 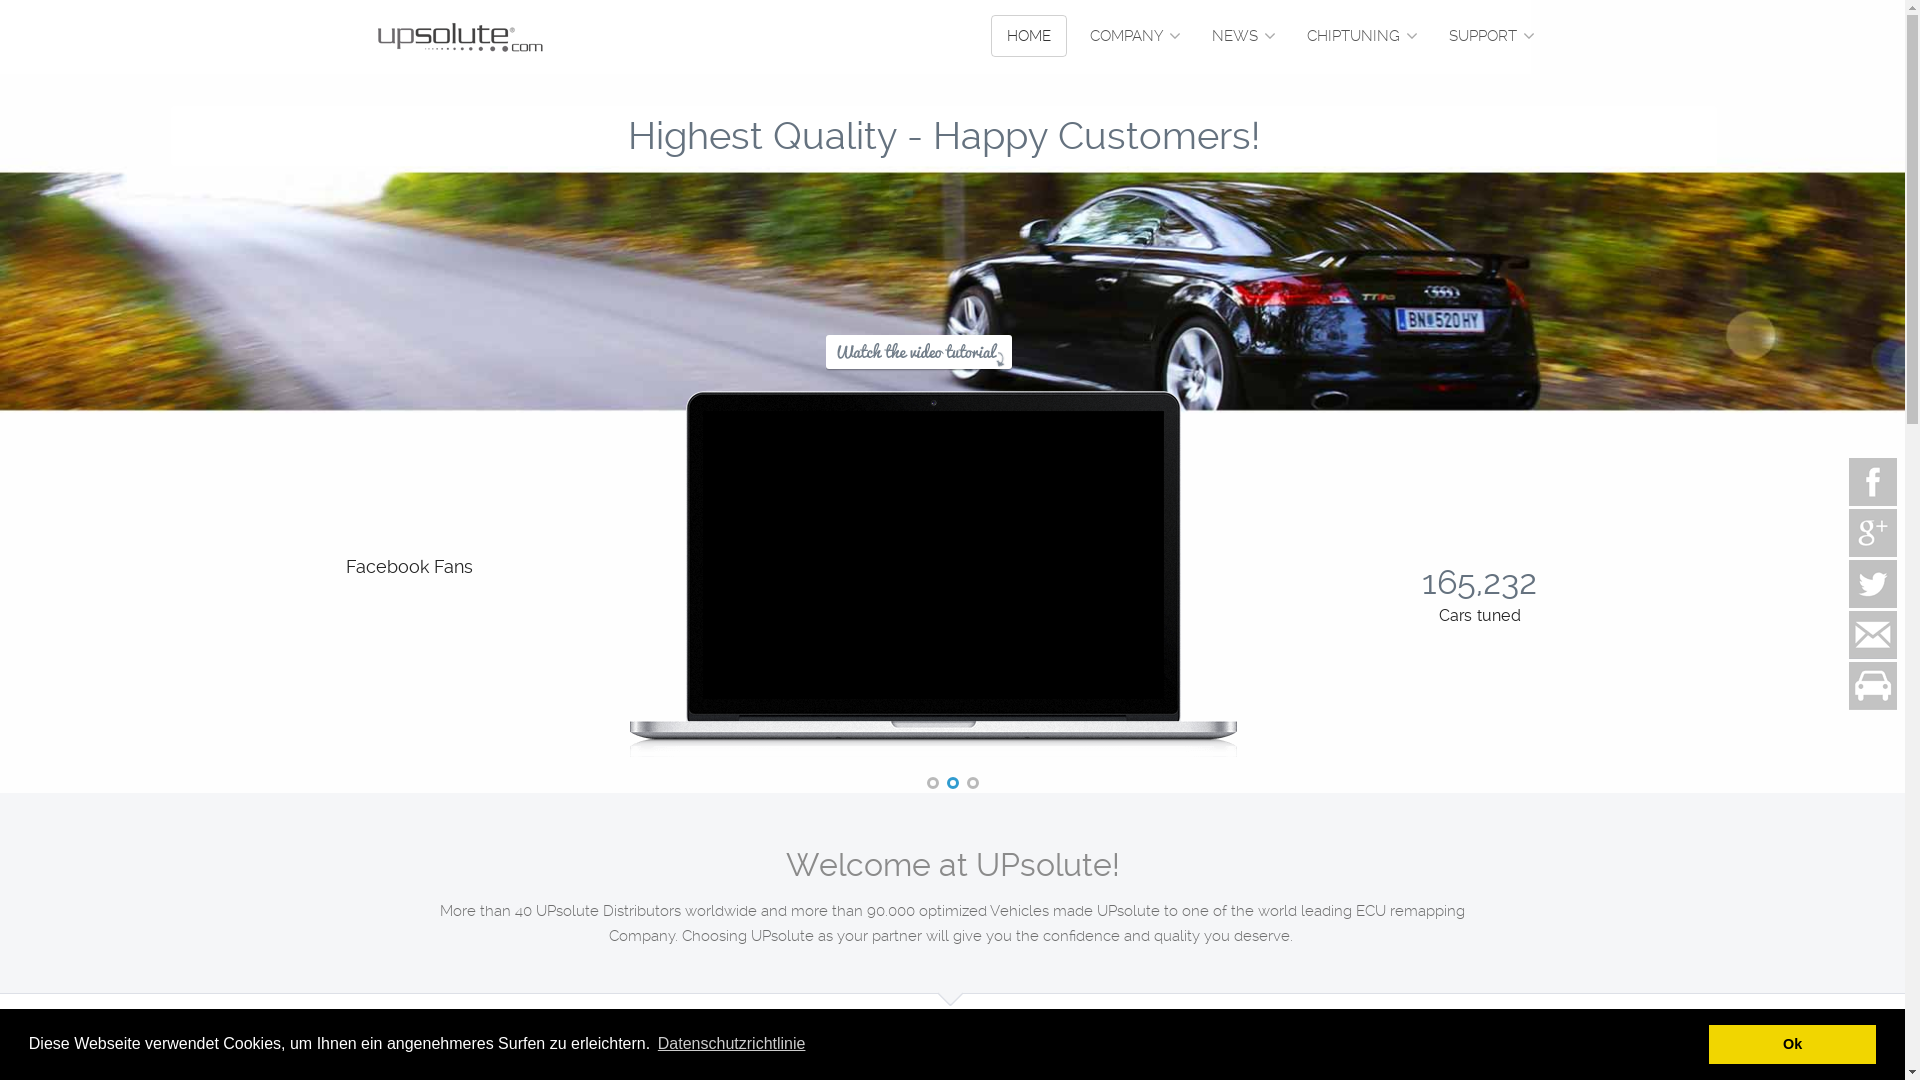 What do you see at coordinates (1871, 635) in the screenshot?
I see `'Contact us'` at bounding box center [1871, 635].